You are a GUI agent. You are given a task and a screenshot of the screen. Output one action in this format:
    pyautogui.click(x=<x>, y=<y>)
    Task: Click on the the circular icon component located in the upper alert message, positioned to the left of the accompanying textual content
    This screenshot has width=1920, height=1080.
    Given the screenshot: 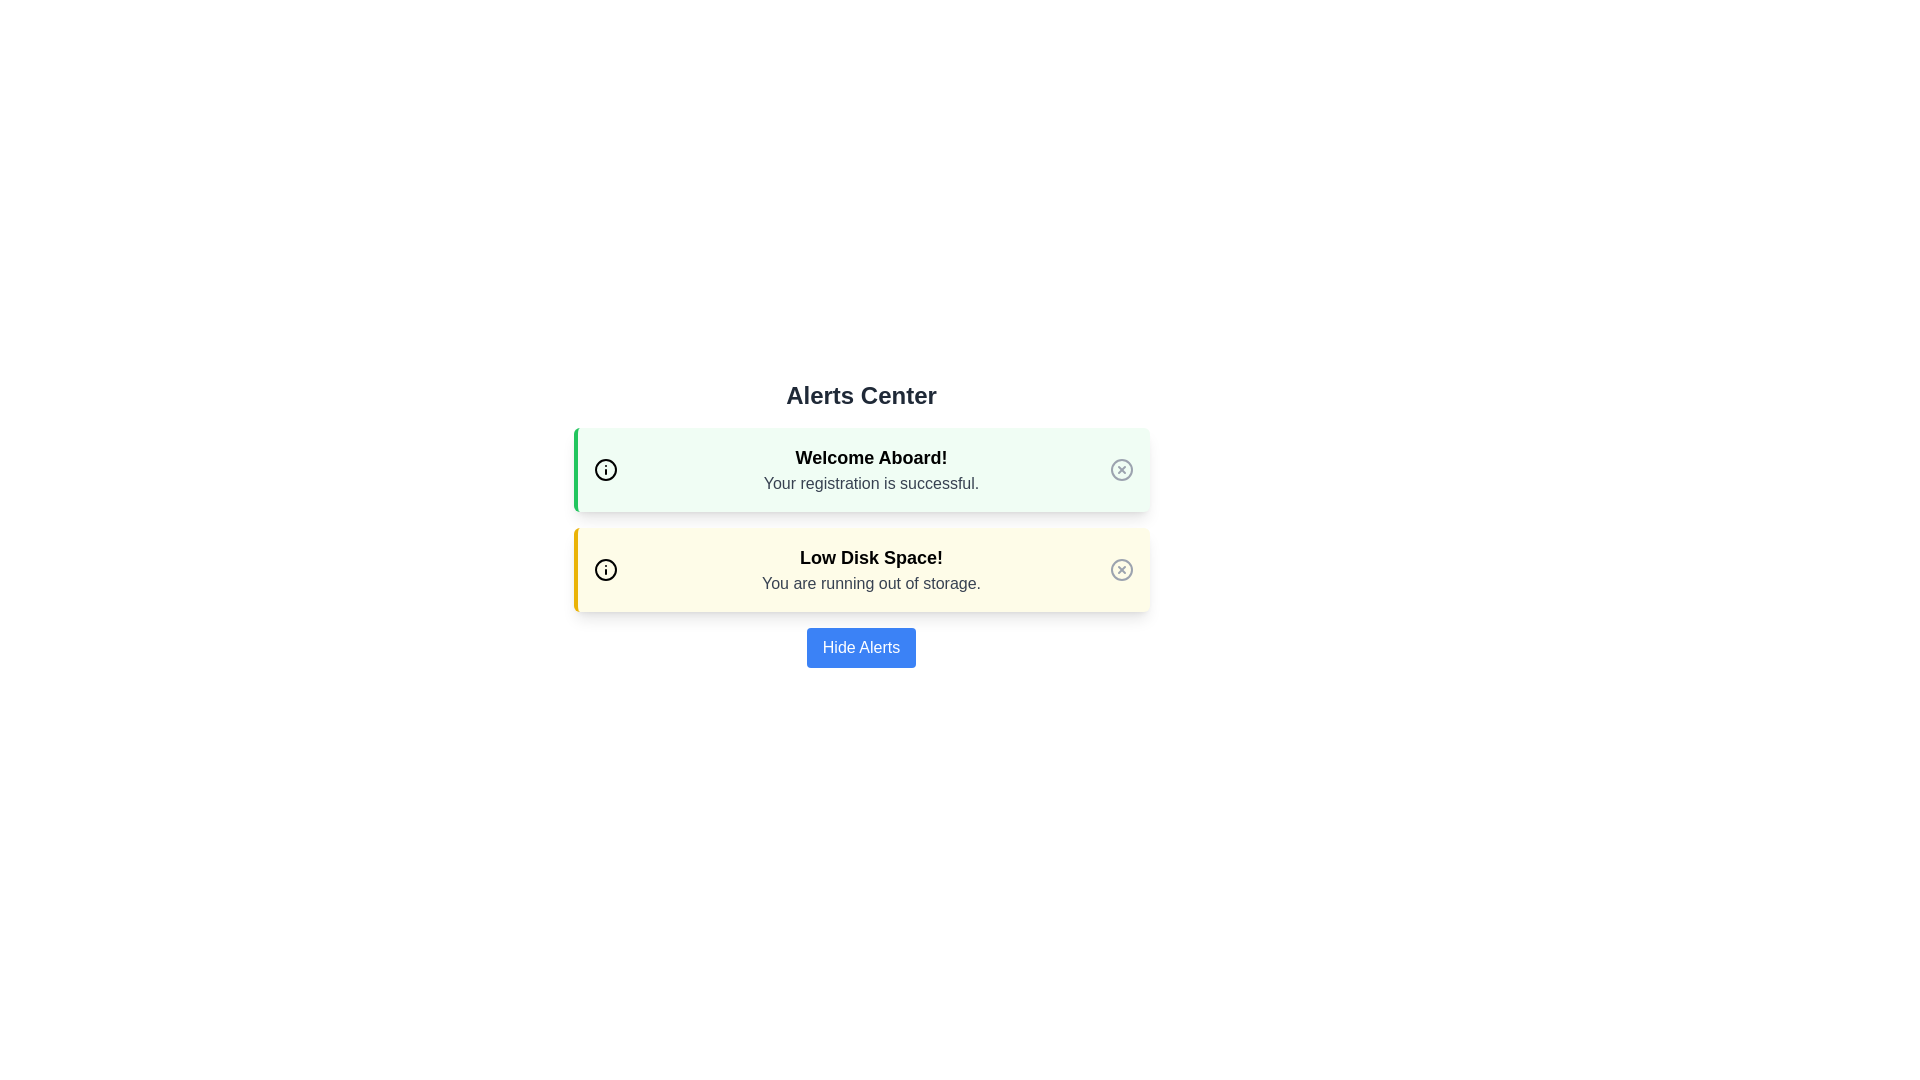 What is the action you would take?
    pyautogui.click(x=604, y=470)
    